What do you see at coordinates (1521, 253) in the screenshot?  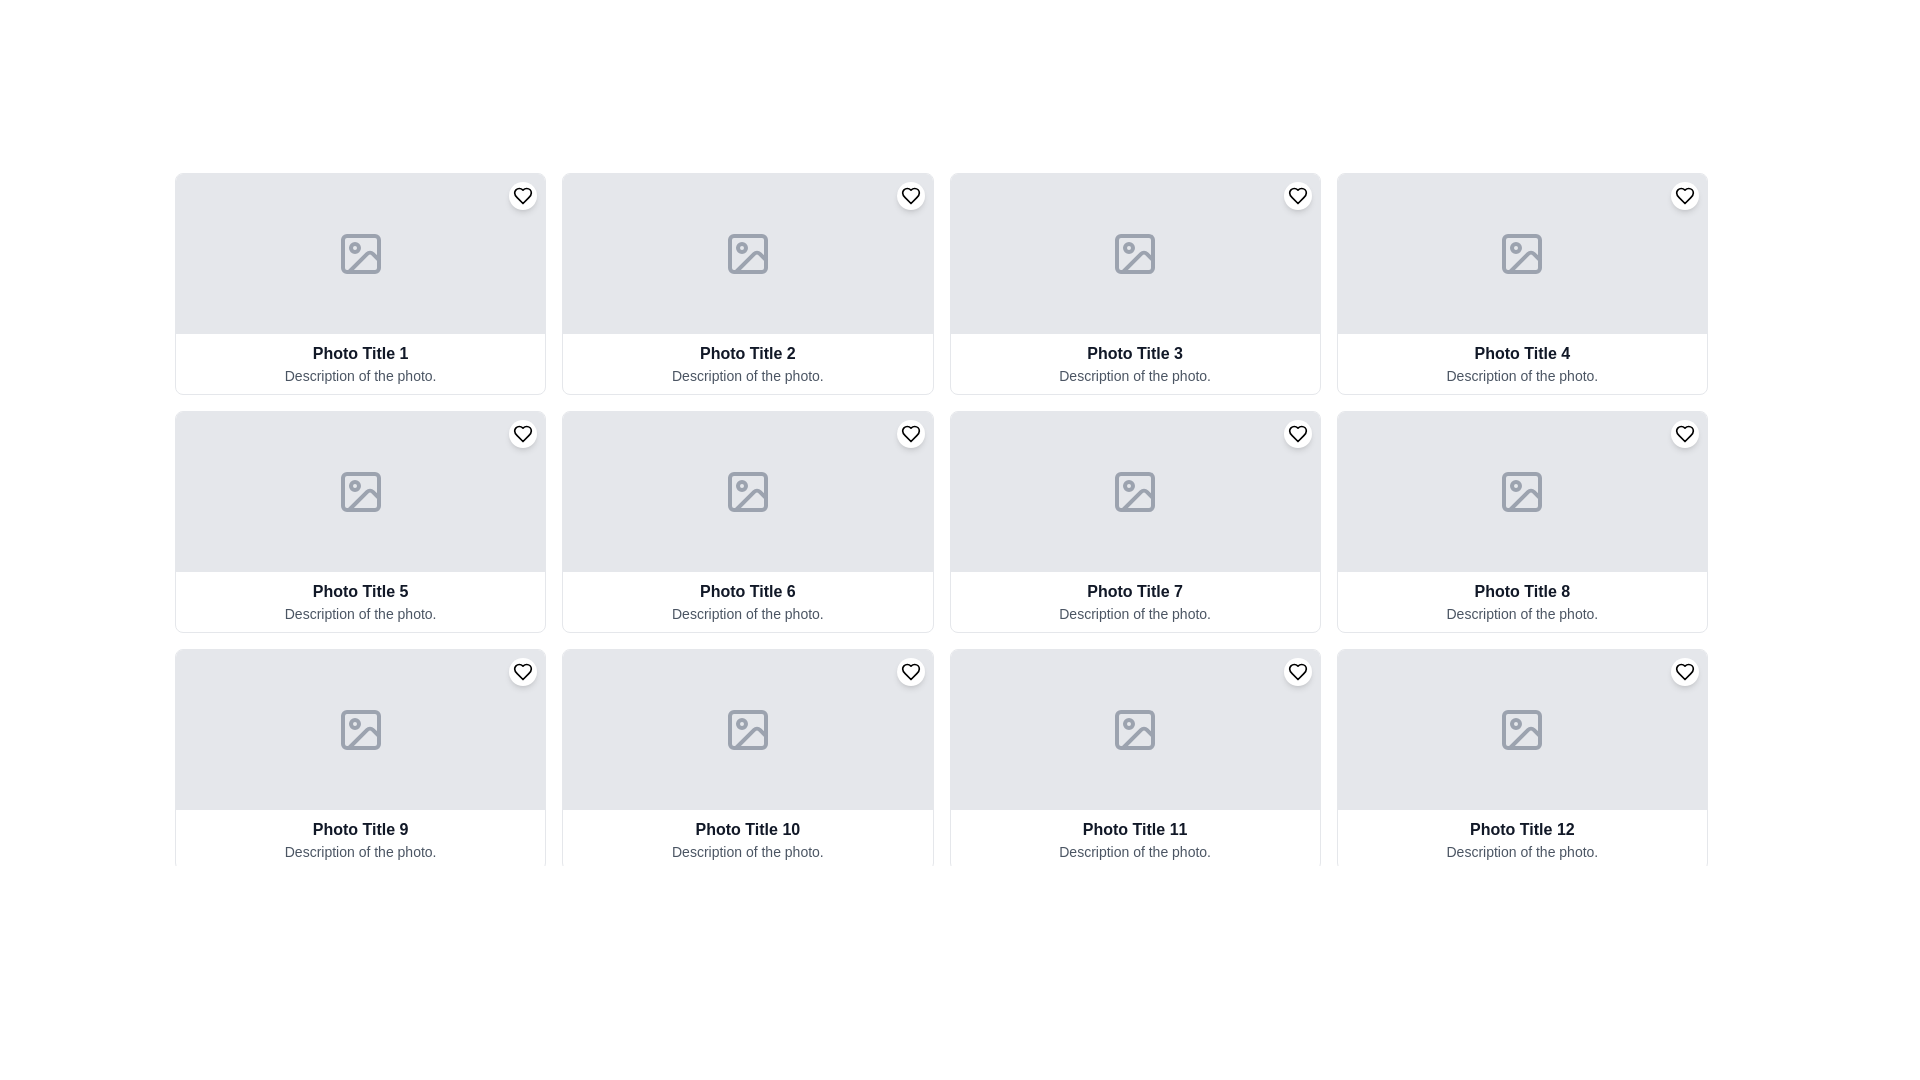 I see `the icon that serves as a placeholder for an image, located within the card labeled as 'Photo Title 4' and 'Description of the photo'` at bounding box center [1521, 253].